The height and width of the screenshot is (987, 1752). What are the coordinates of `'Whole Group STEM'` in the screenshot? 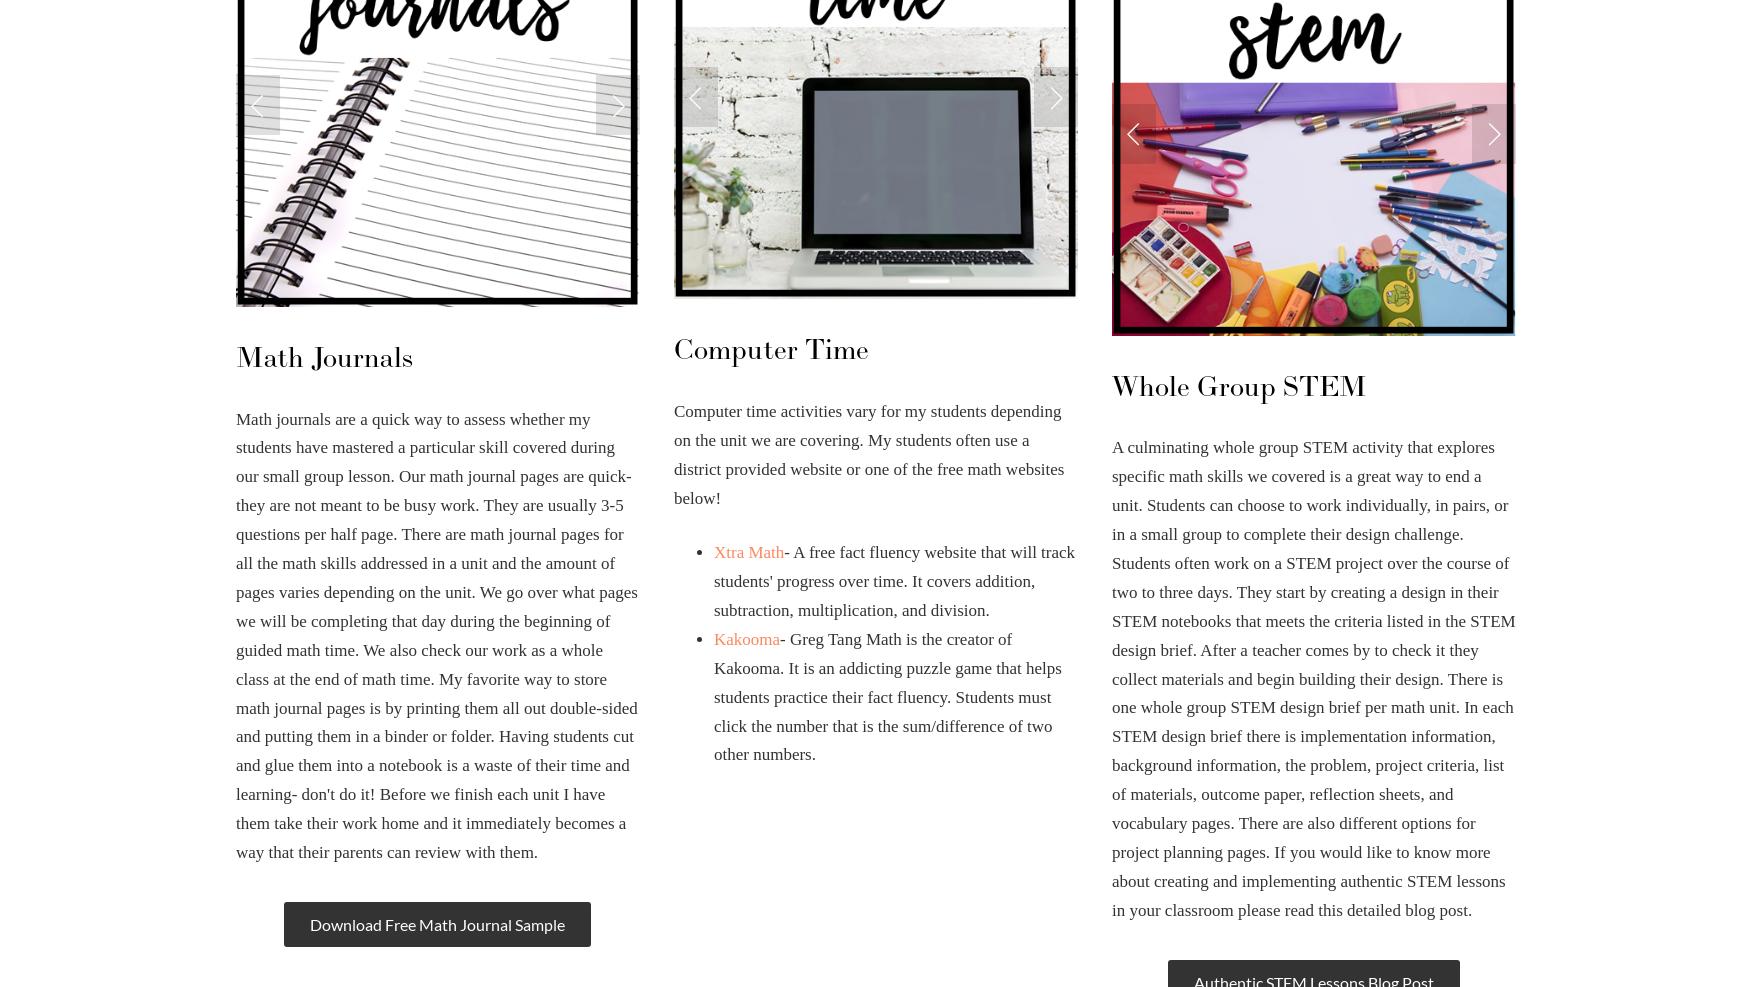 It's located at (1238, 386).